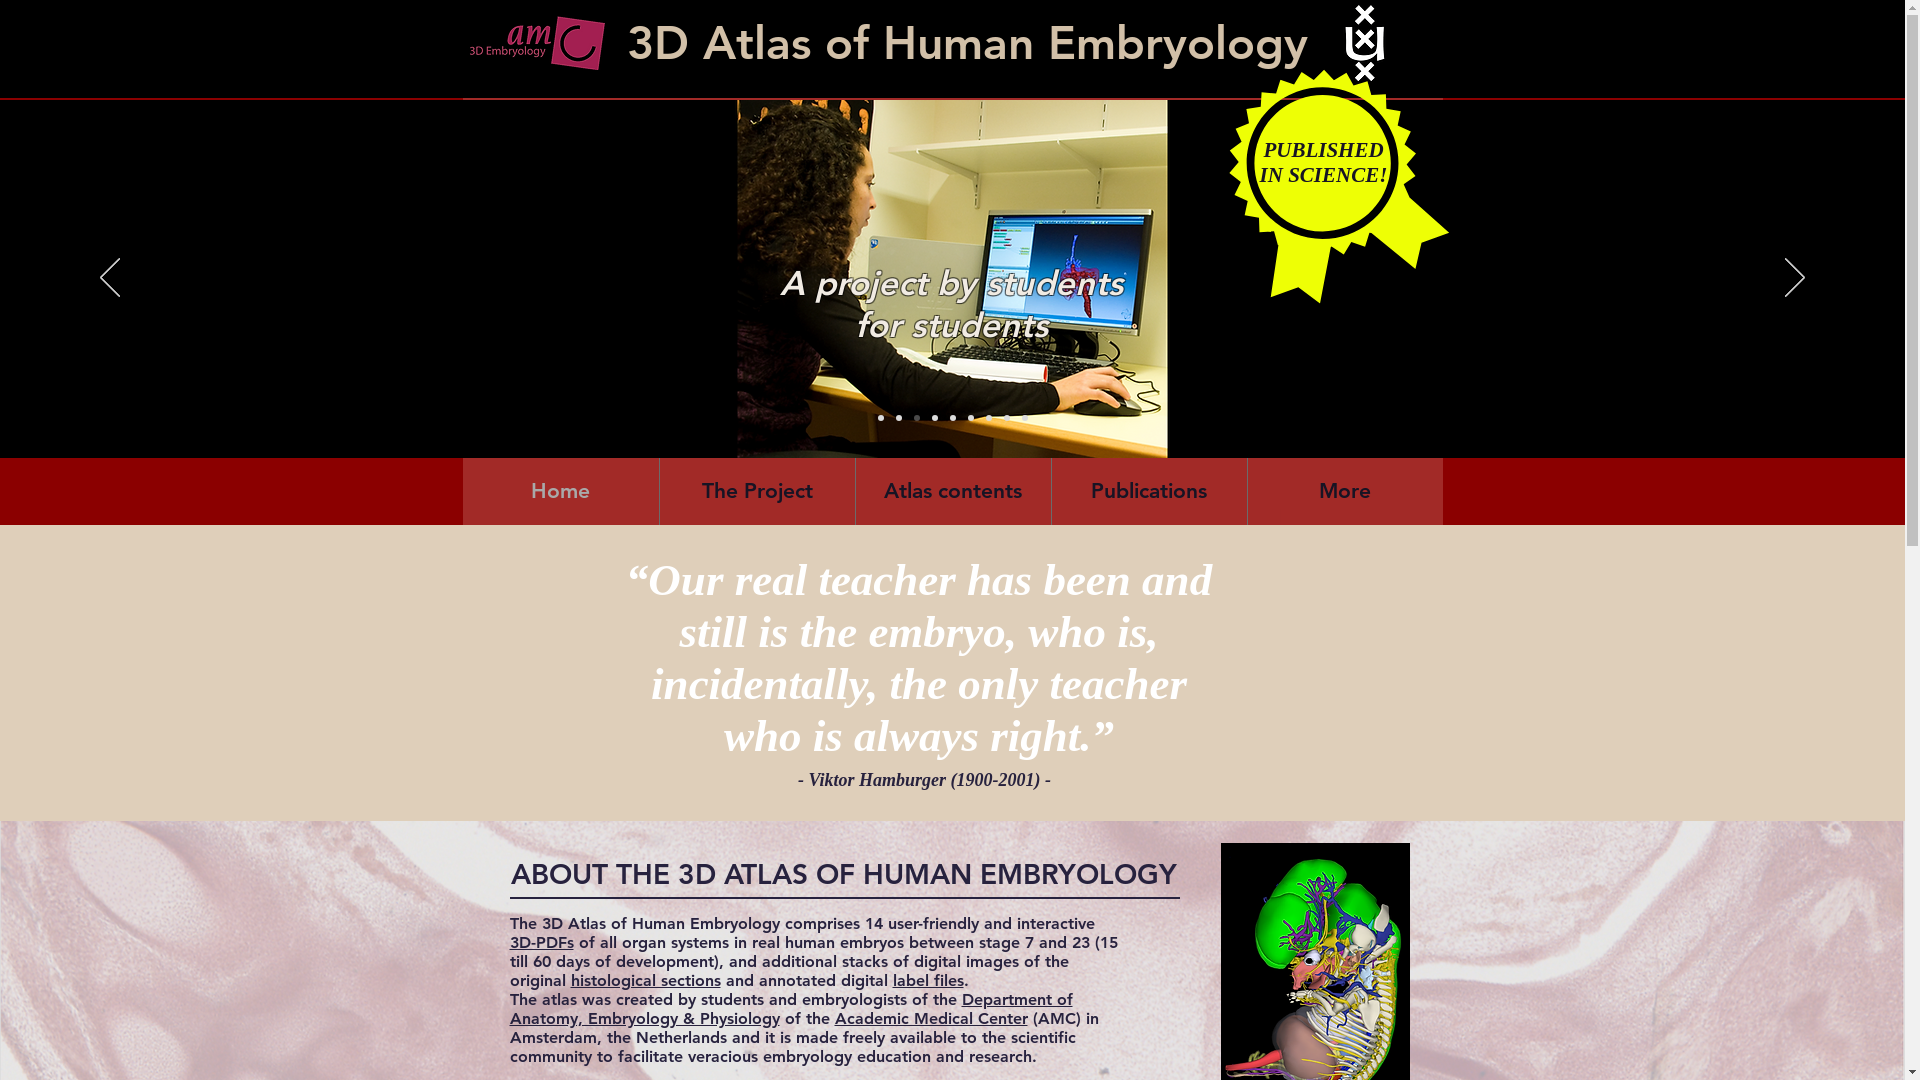  What do you see at coordinates (926, 979) in the screenshot?
I see `'label files'` at bounding box center [926, 979].